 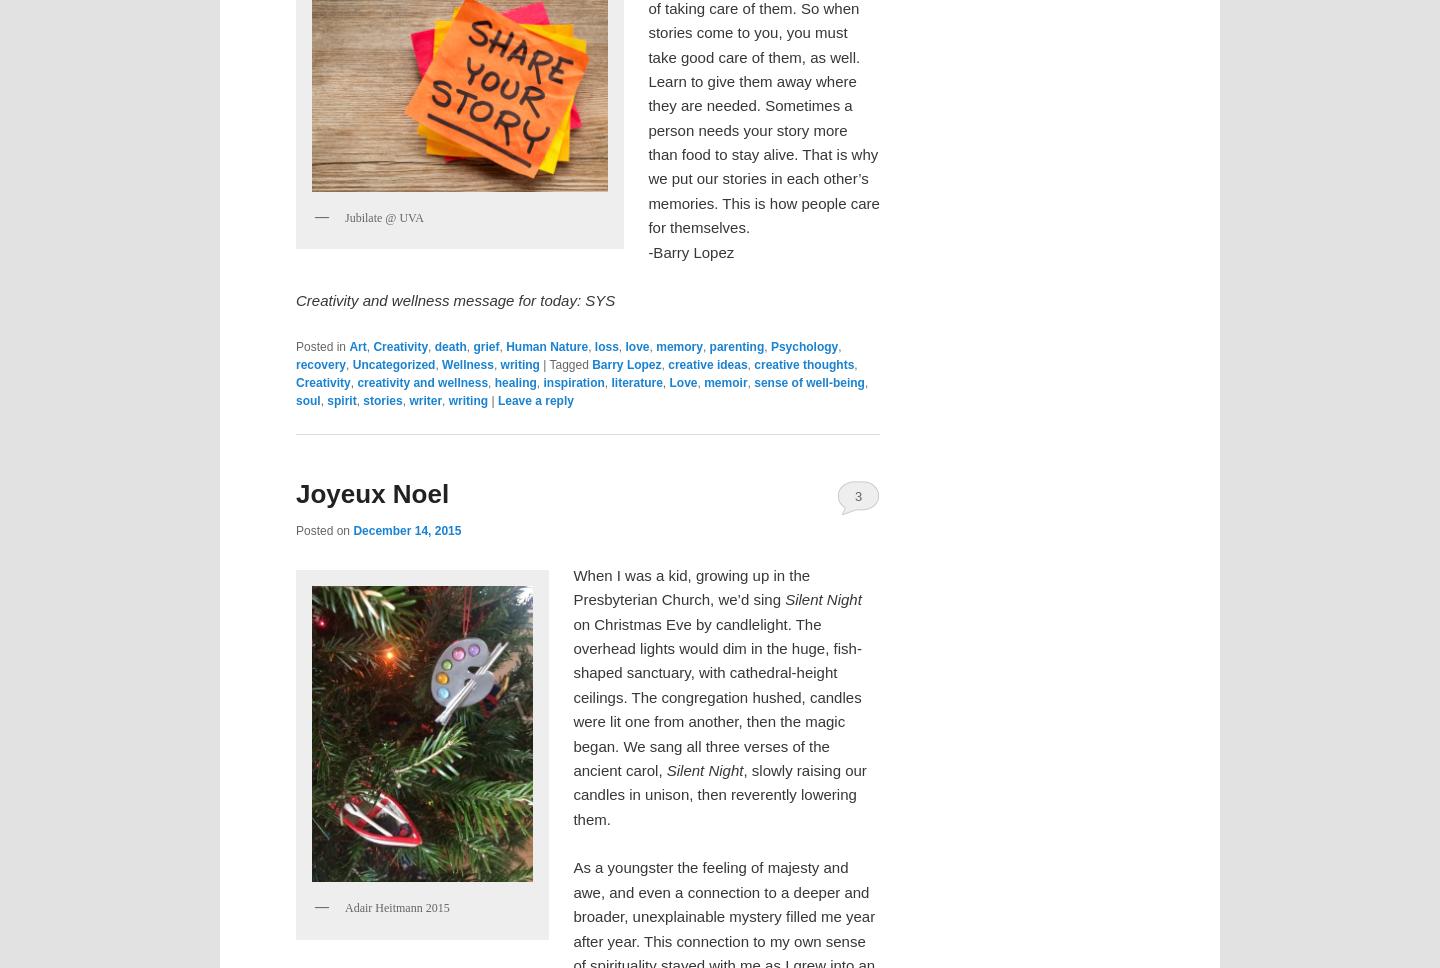 I want to click on 'Barry Lopez', so click(x=625, y=364).